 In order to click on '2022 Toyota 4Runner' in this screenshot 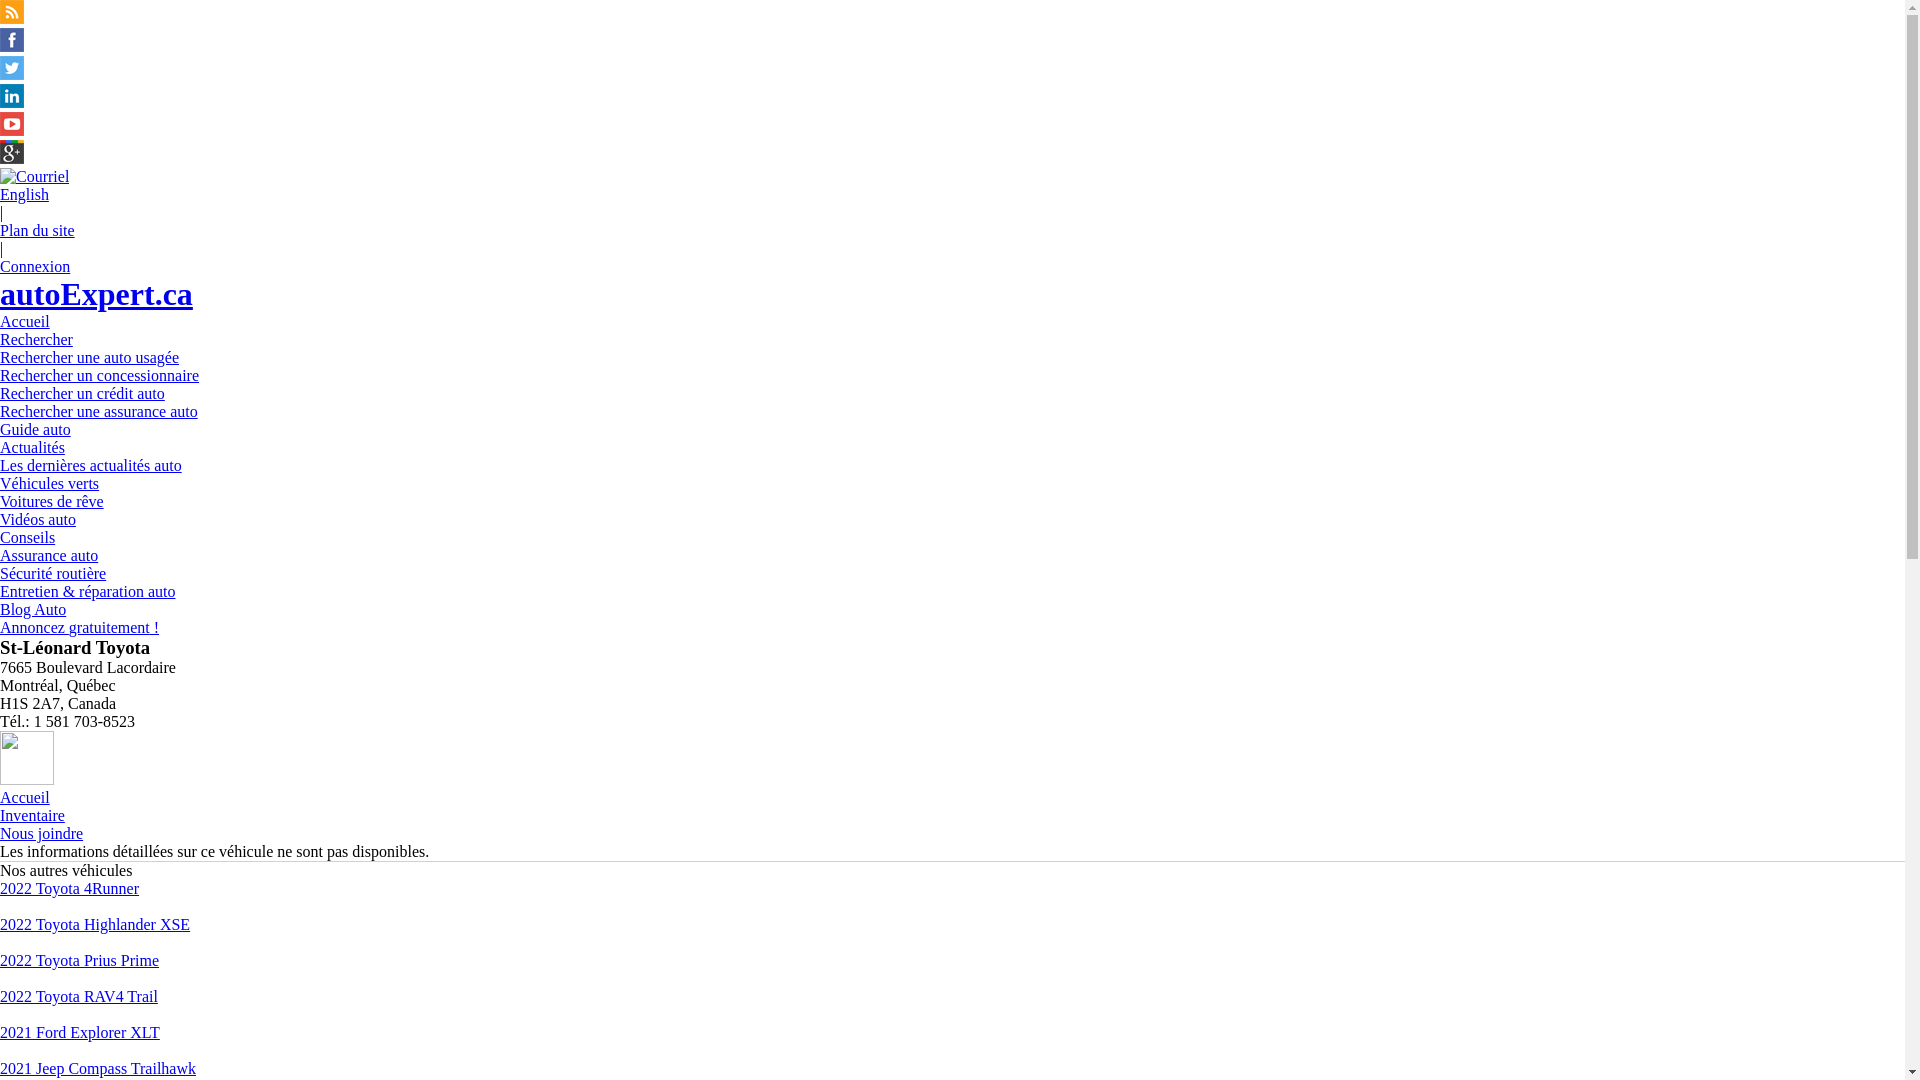, I will do `click(69, 887)`.